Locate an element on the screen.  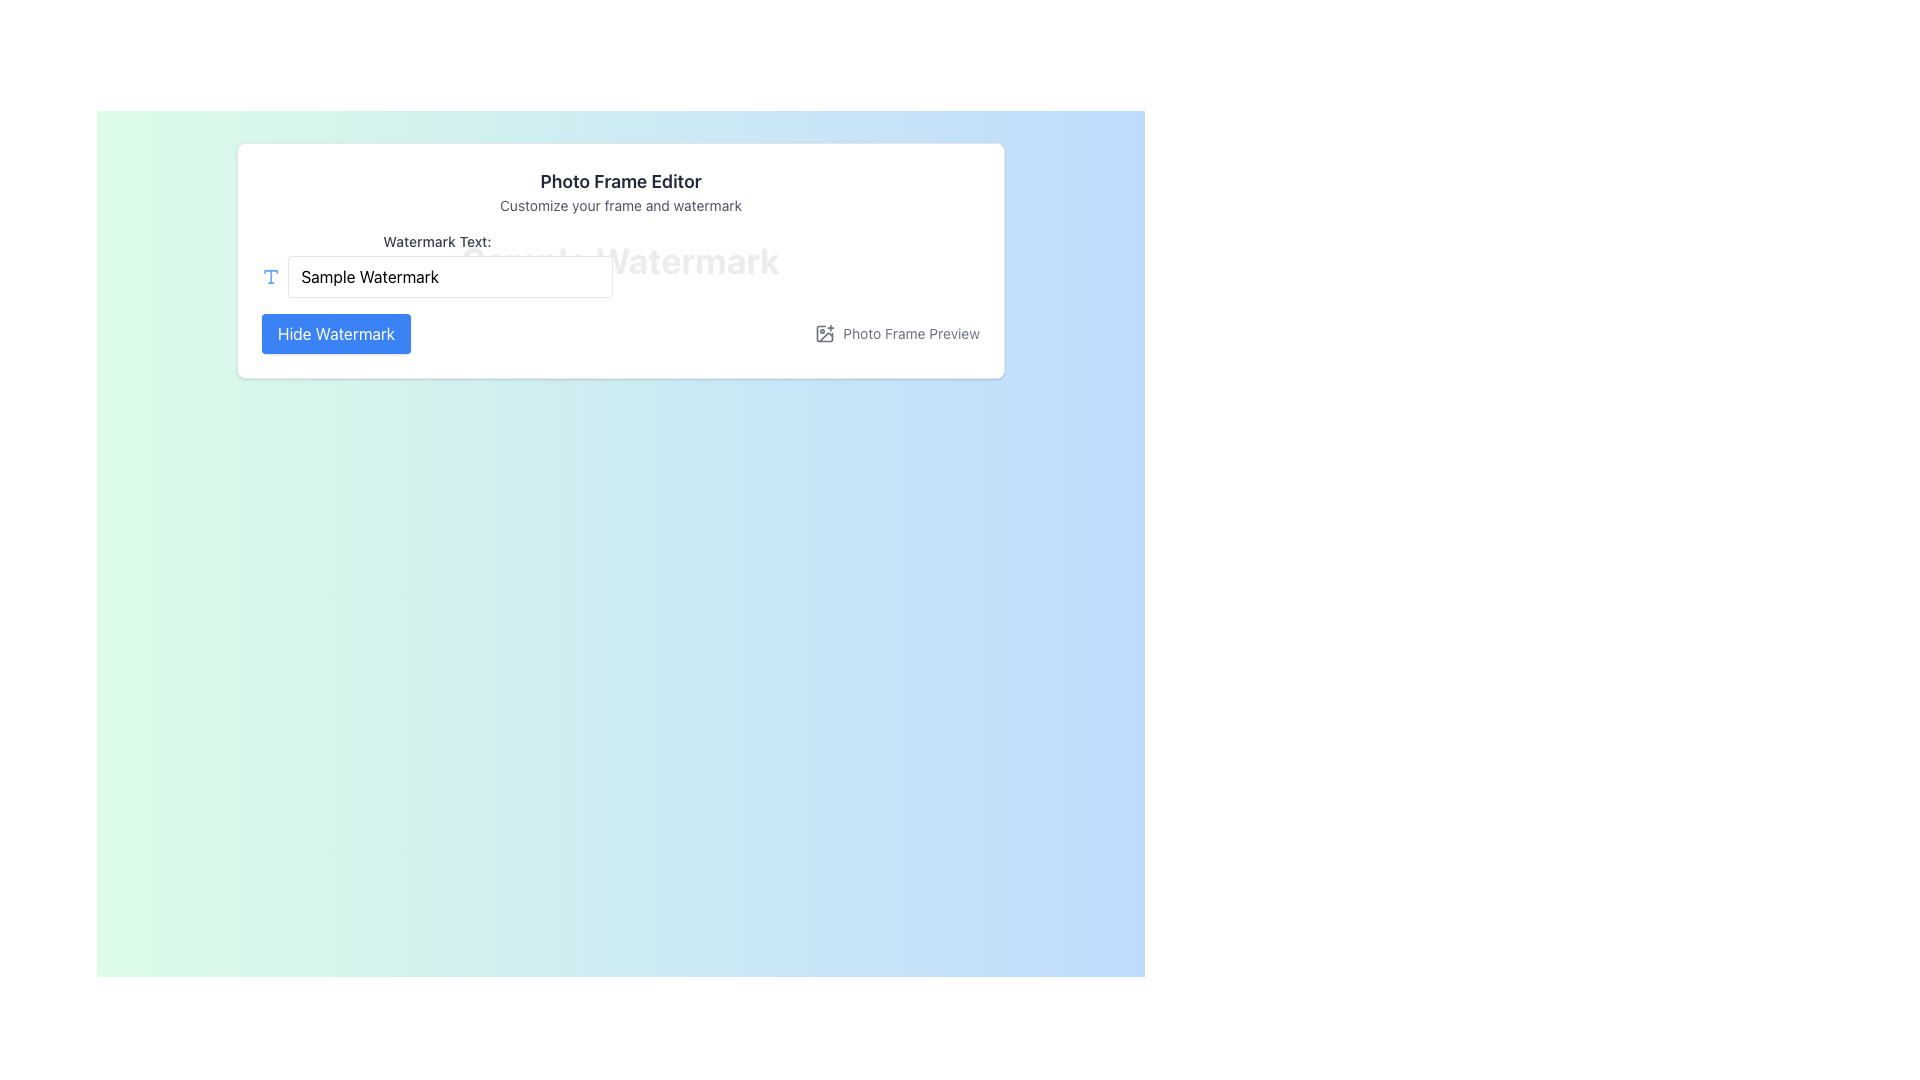
the text tool icon located to the immediate left of the text input field labeled 'Enter watermark text' is located at coordinates (269, 277).